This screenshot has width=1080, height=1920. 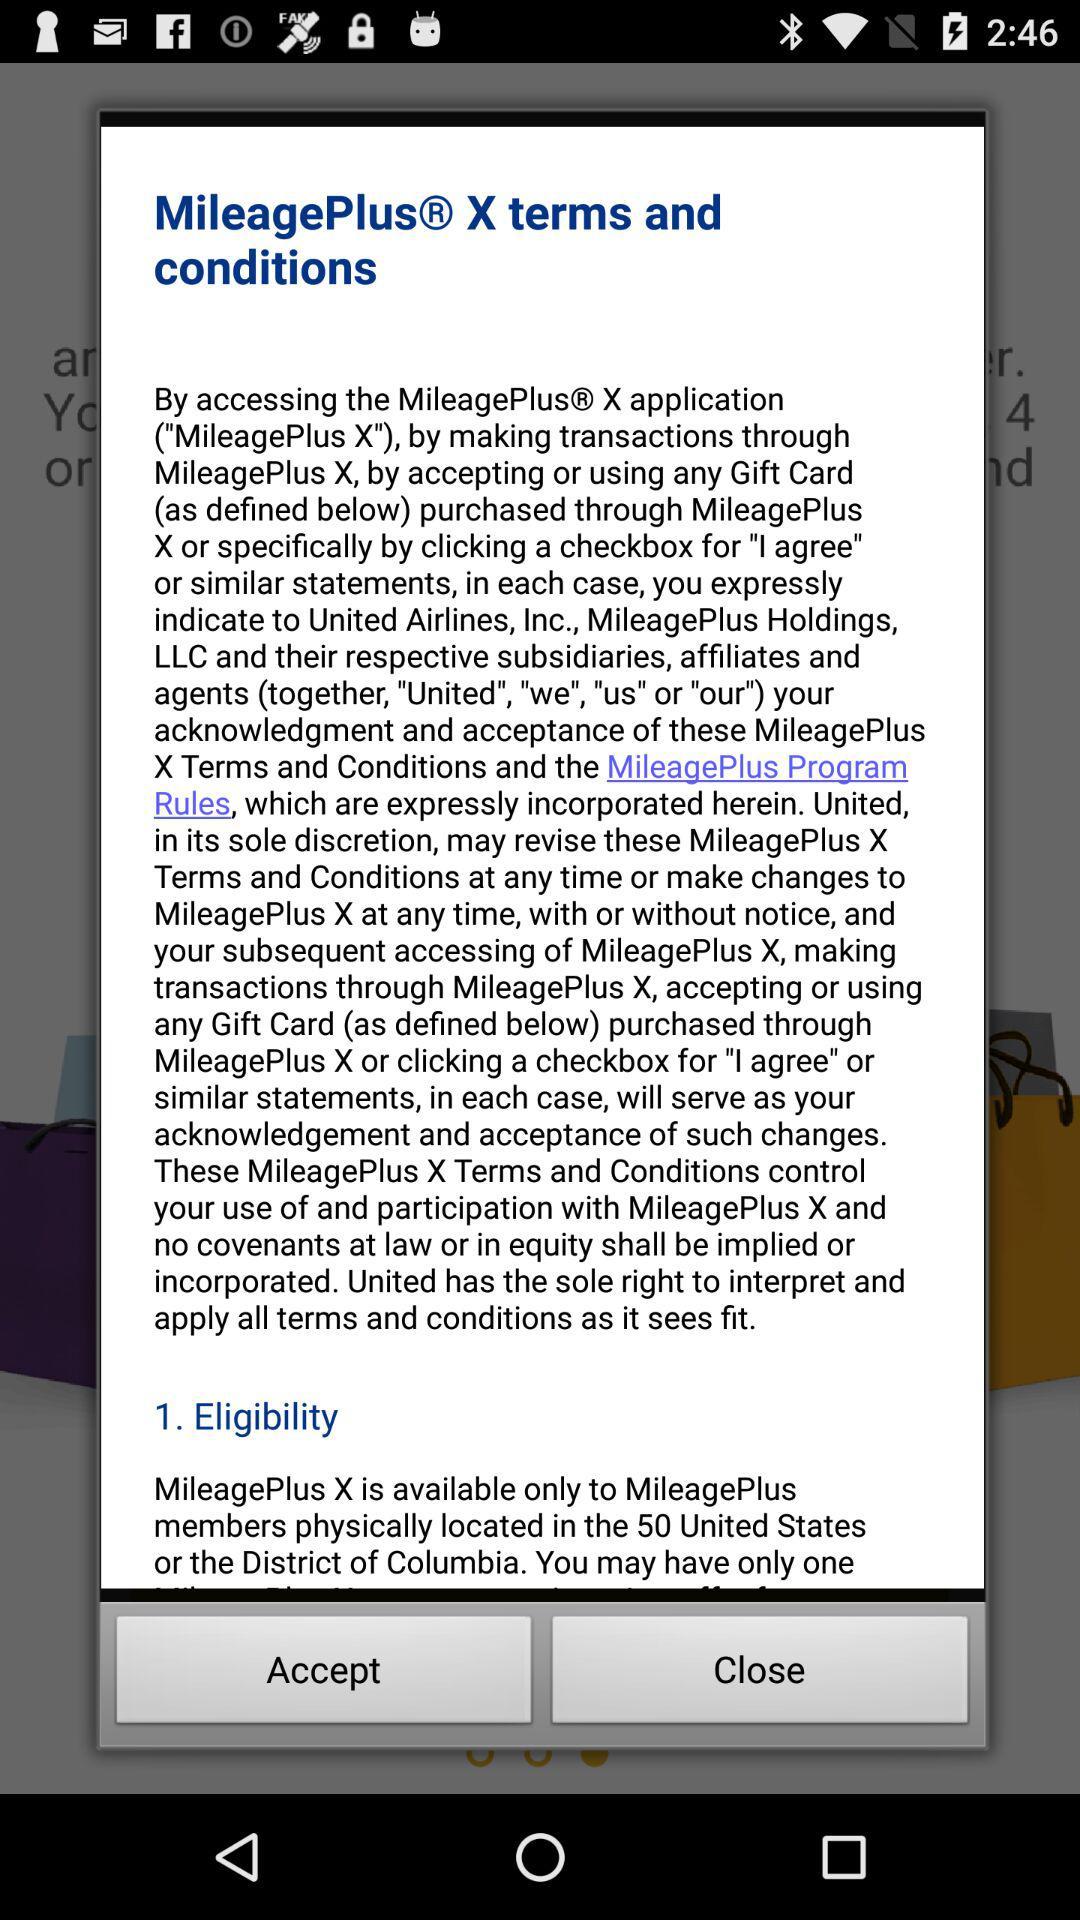 What do you see at coordinates (760, 1675) in the screenshot?
I see `item next to the accept button` at bounding box center [760, 1675].